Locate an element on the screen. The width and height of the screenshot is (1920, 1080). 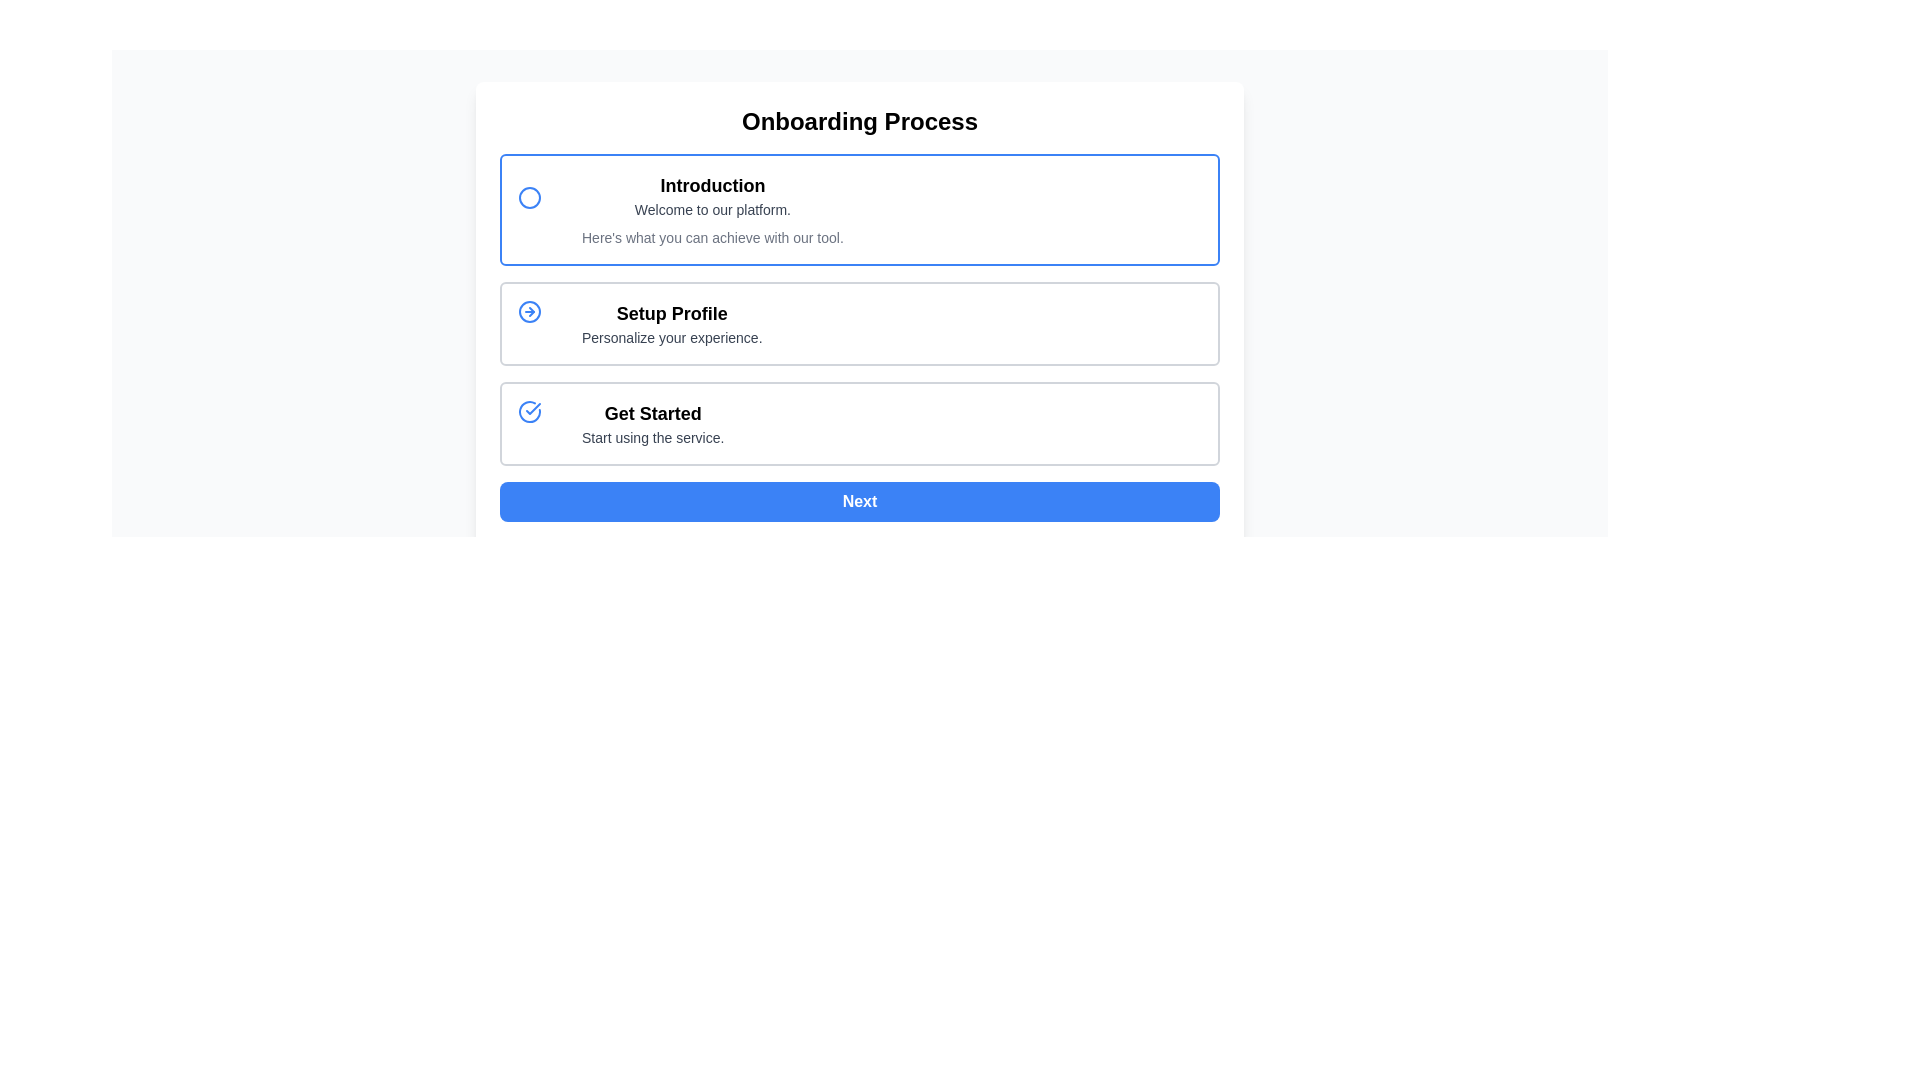
the visual state of the completion icon located at the top-left corner of the 'Get Started' card, which indicates the completion of the associated onboarding step is located at coordinates (542, 423).